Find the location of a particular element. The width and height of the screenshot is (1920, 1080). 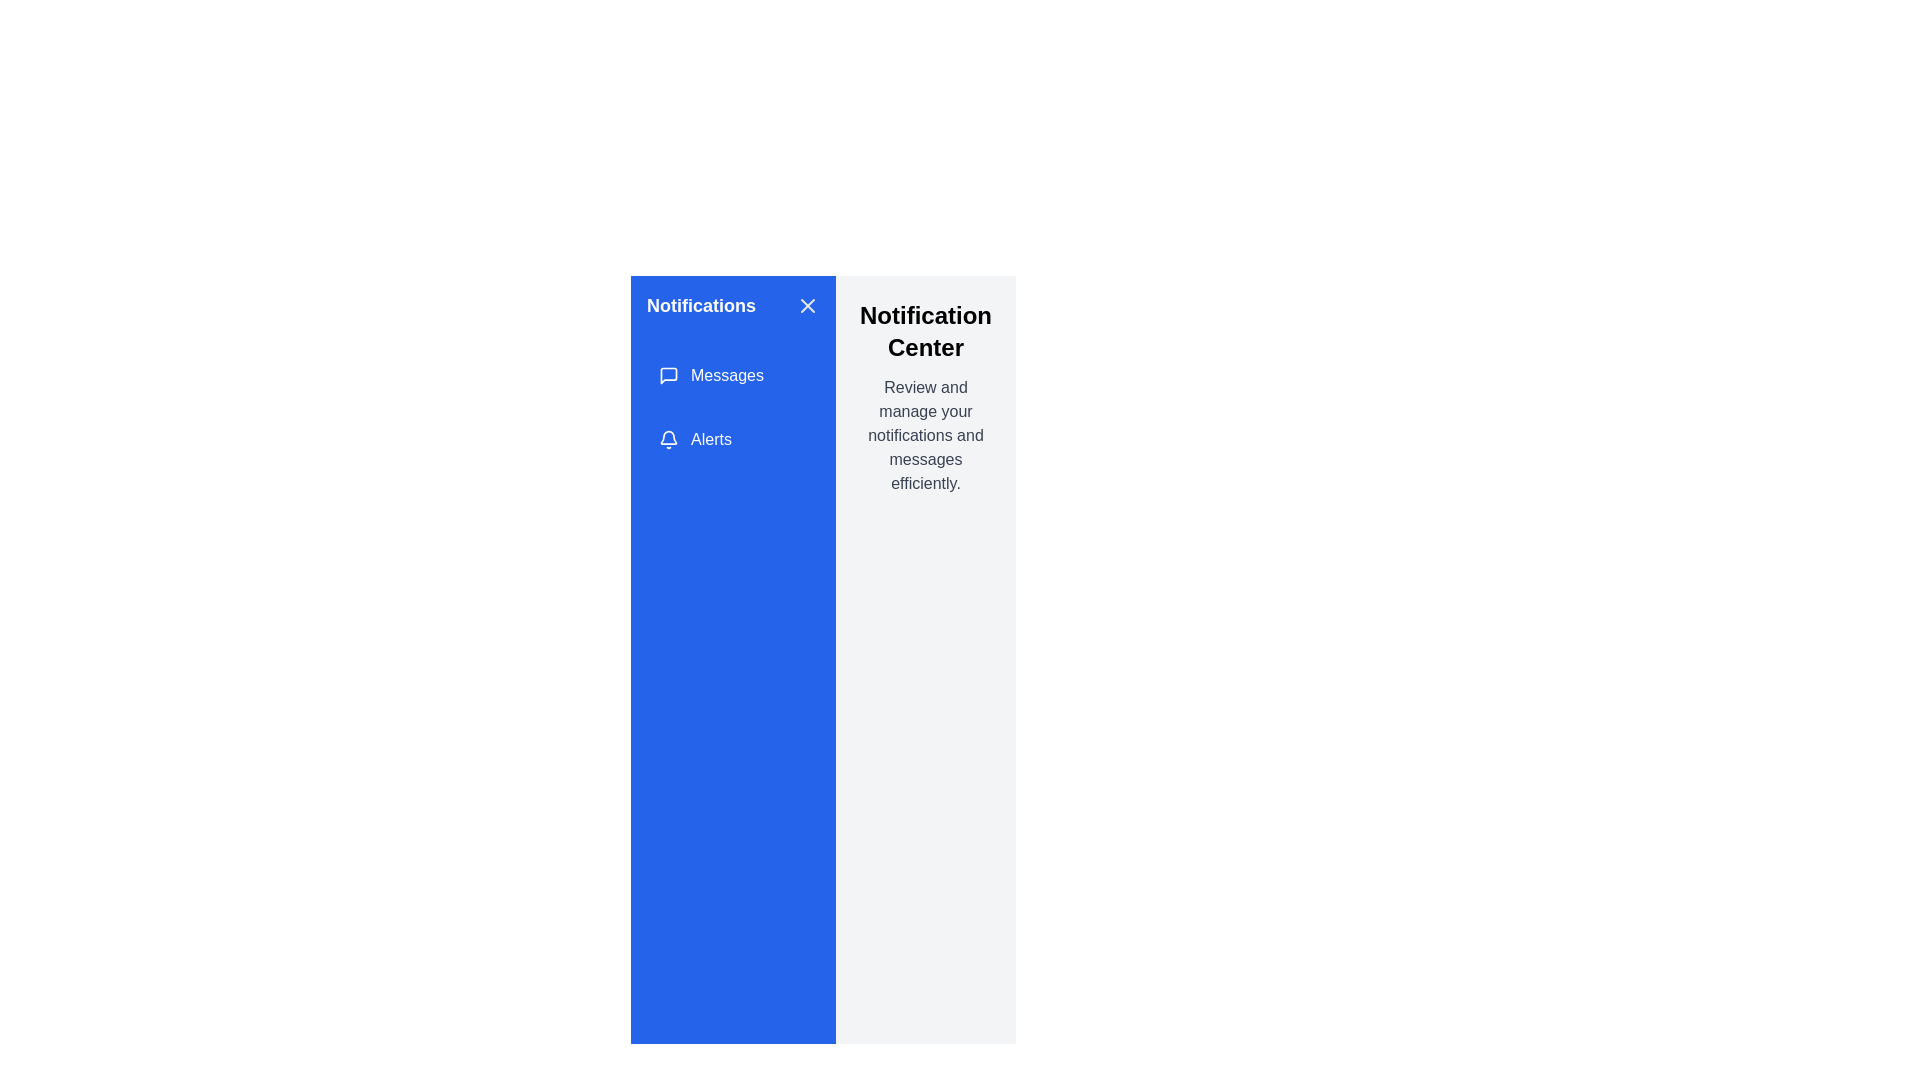

the message icon in the left sidebar, located above the 'Alerts' item is located at coordinates (668, 375).